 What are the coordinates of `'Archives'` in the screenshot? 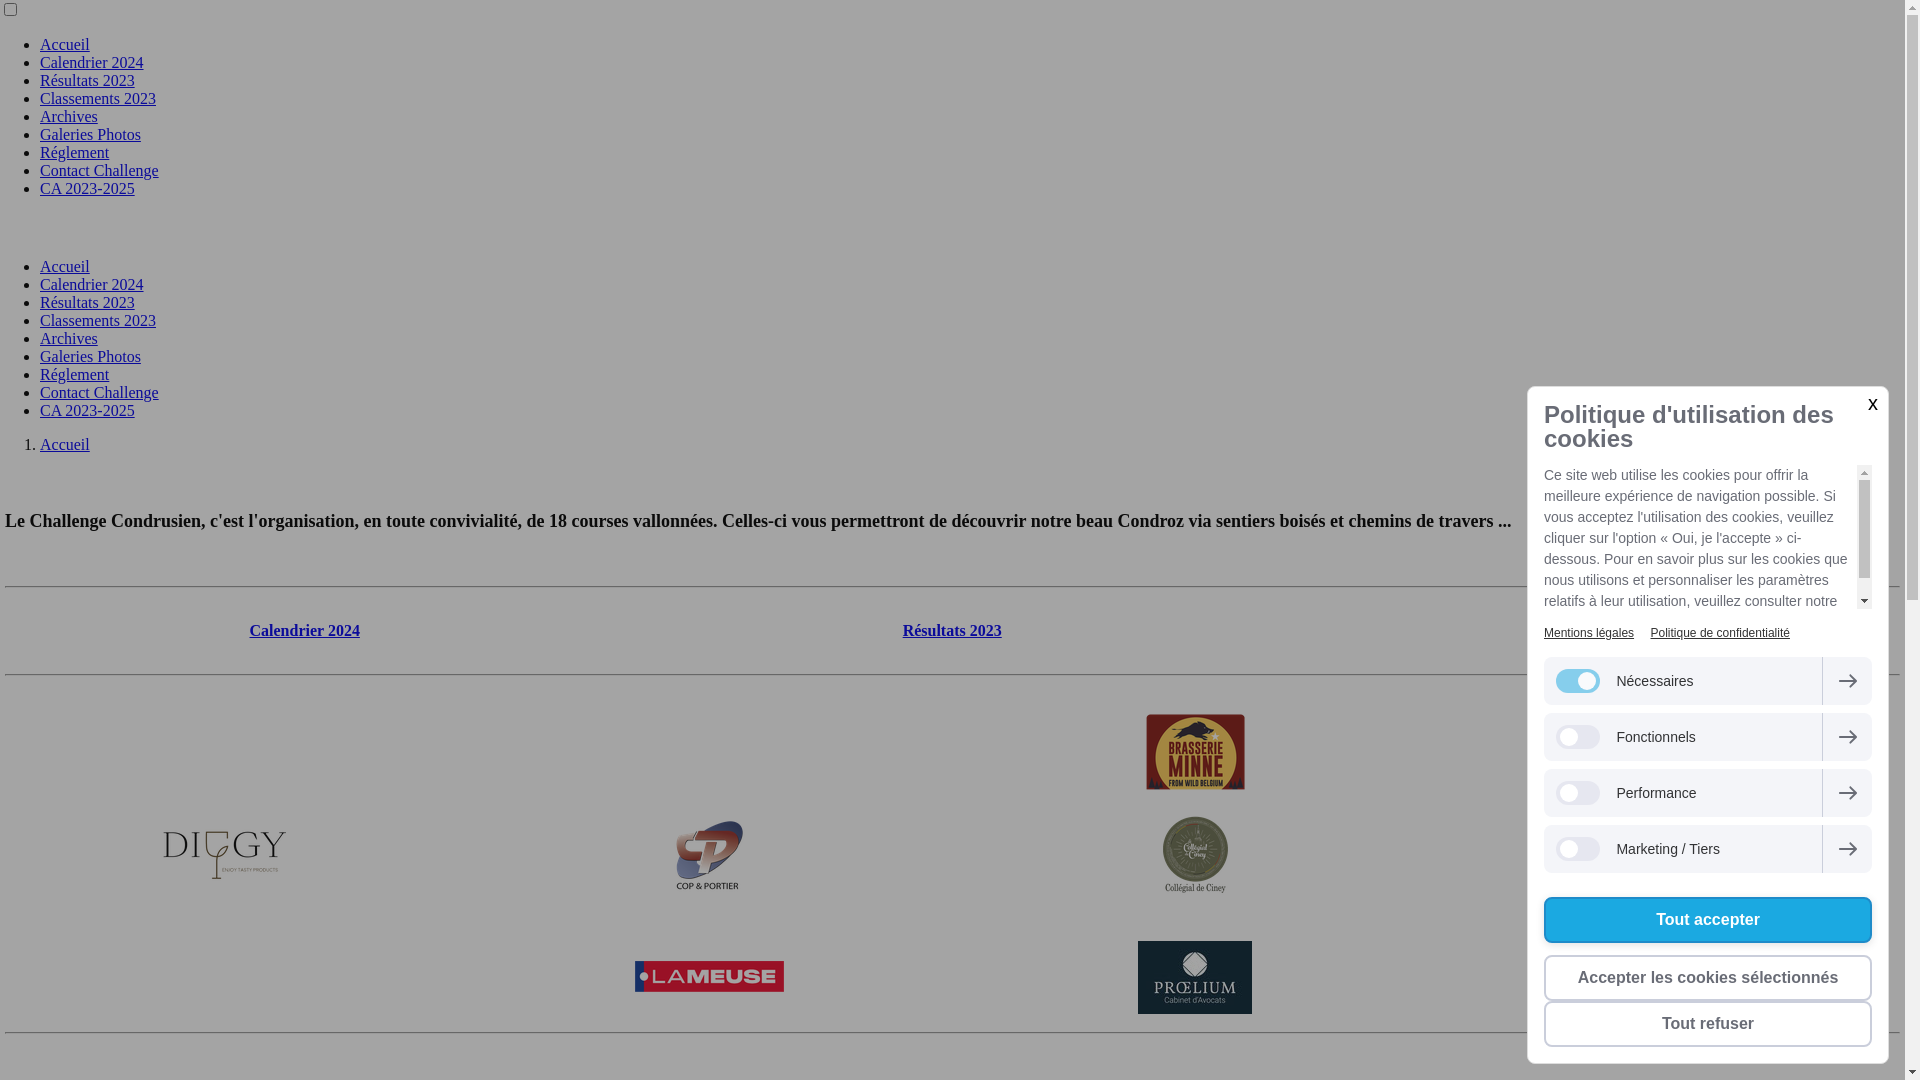 It's located at (68, 116).